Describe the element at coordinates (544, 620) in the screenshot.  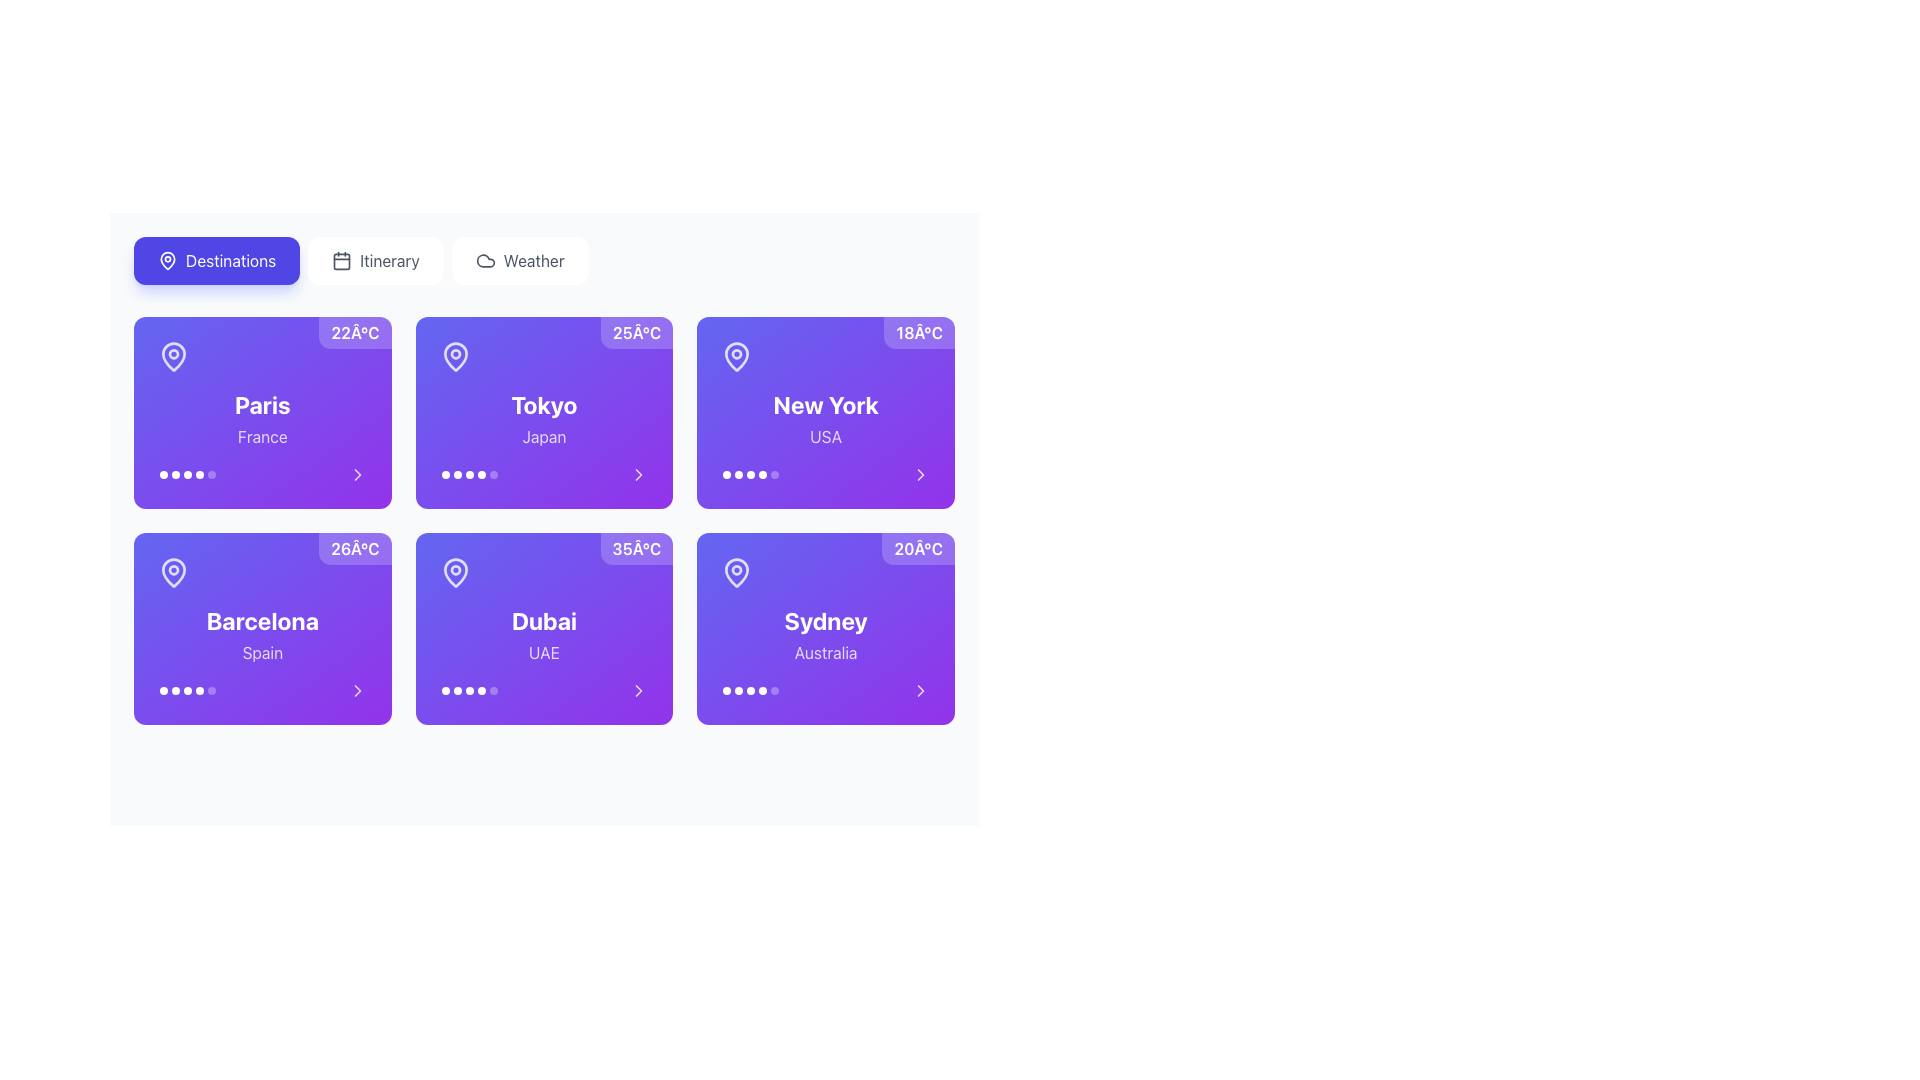
I see `the card containing the bold, white 'Dubai' text, which is centrally placed within a purple gradient background card in the second row of a grid layout` at that location.